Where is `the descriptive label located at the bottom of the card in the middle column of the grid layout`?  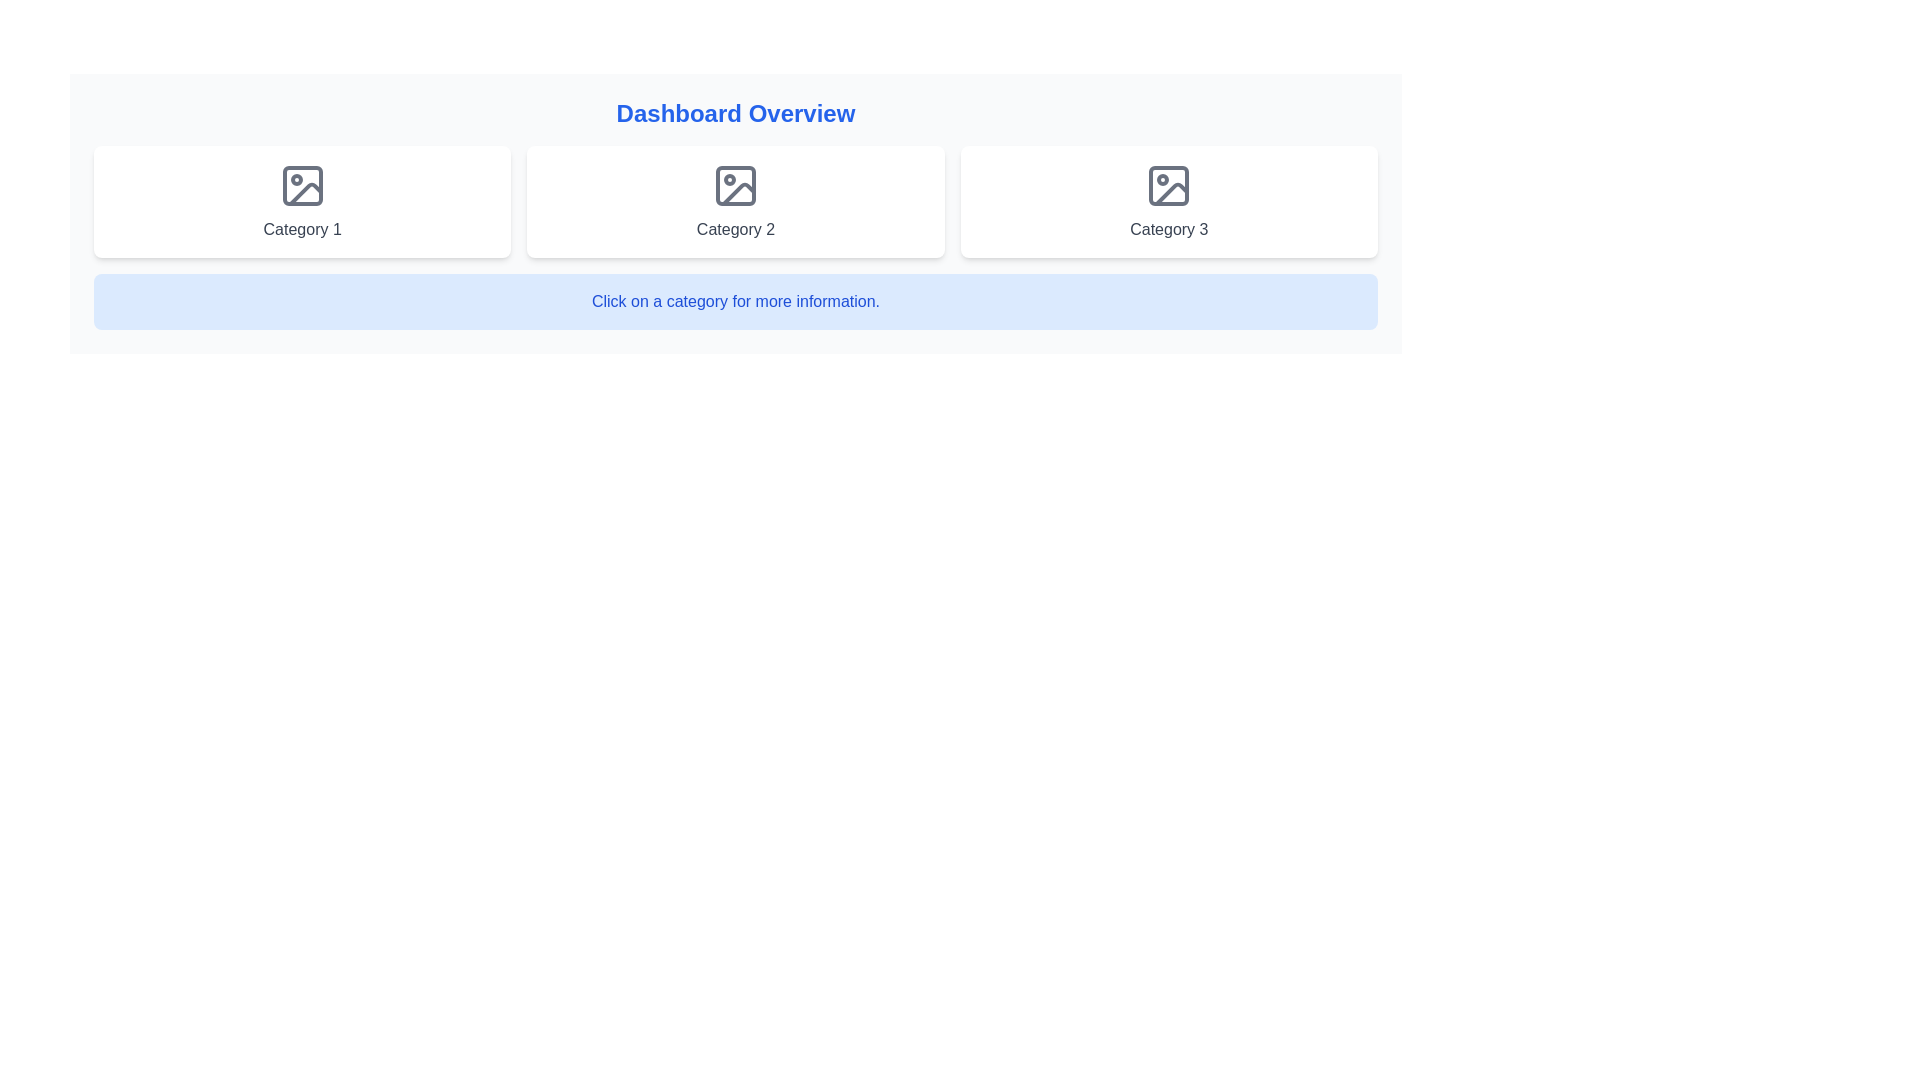 the descriptive label located at the bottom of the card in the middle column of the grid layout is located at coordinates (734, 229).